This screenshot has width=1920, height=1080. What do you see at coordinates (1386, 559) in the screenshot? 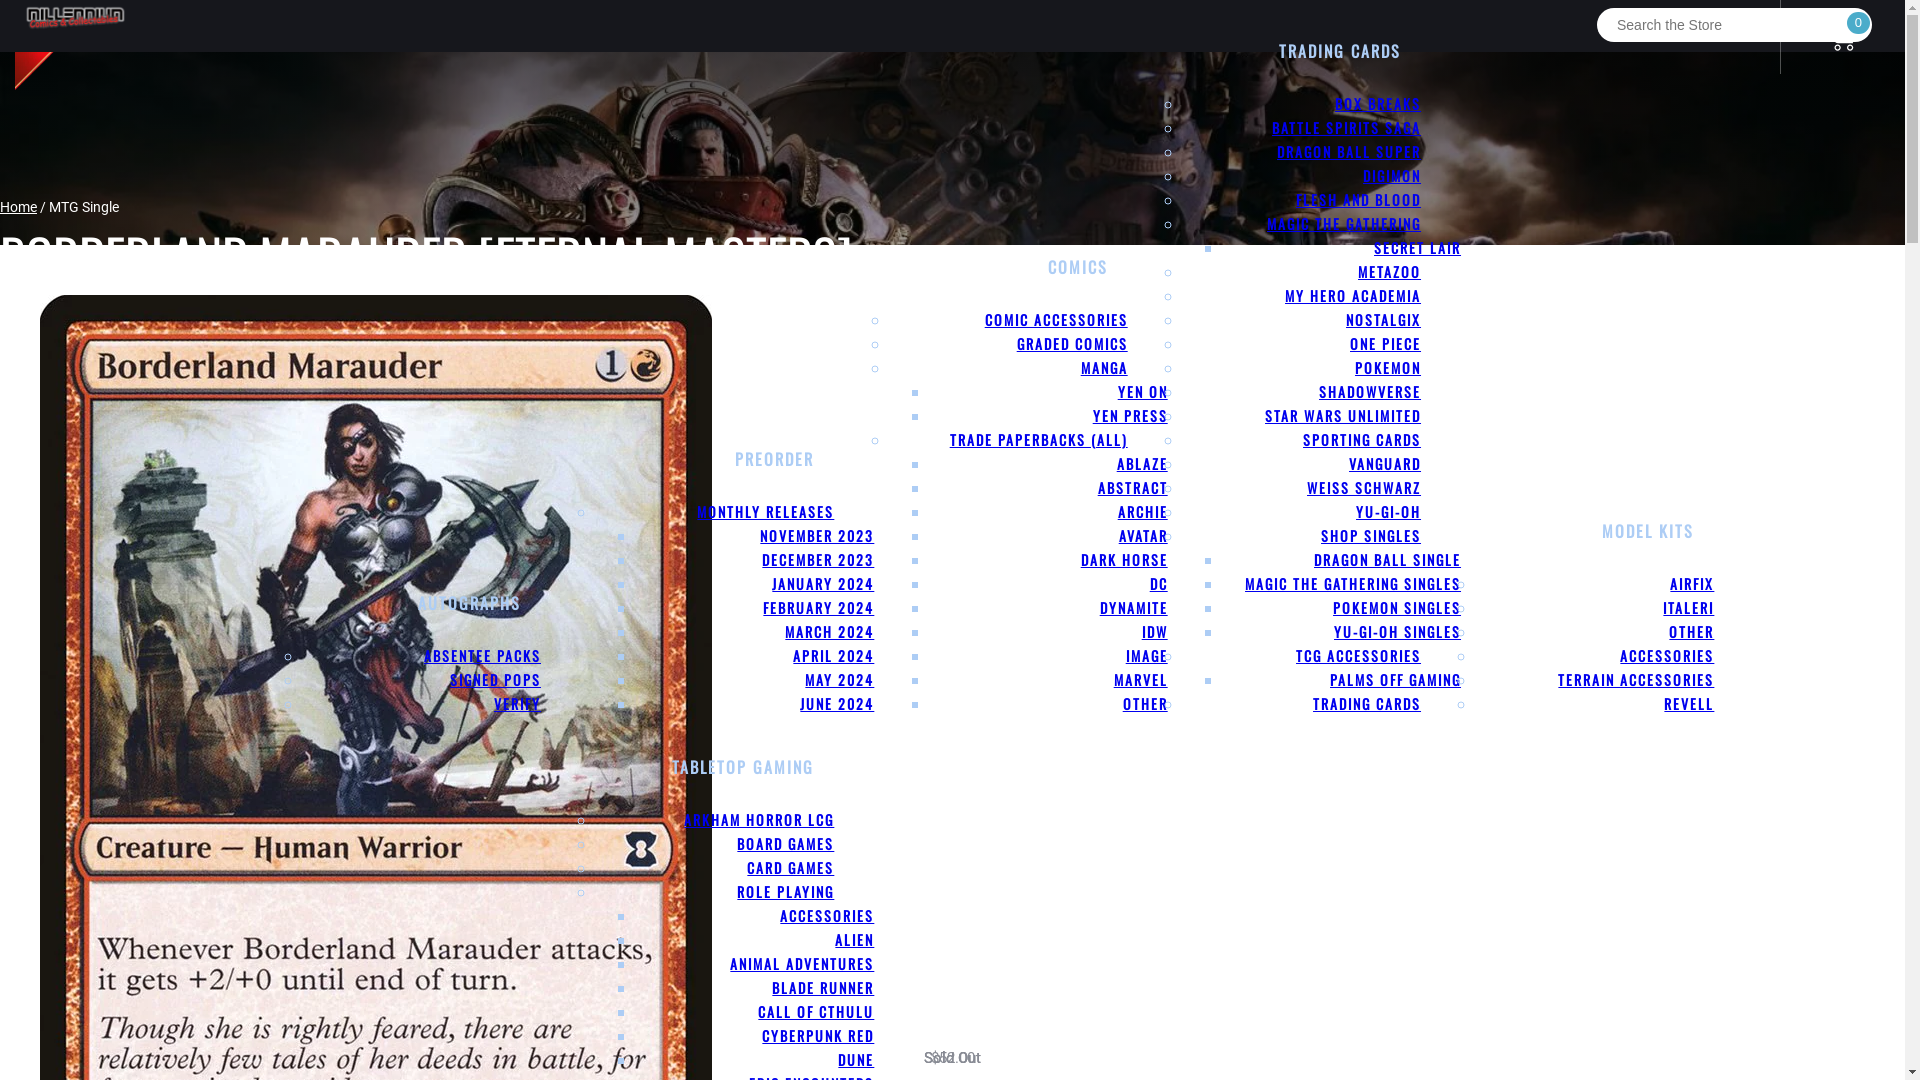
I see `'DRAGON BALL SINGLE'` at bounding box center [1386, 559].